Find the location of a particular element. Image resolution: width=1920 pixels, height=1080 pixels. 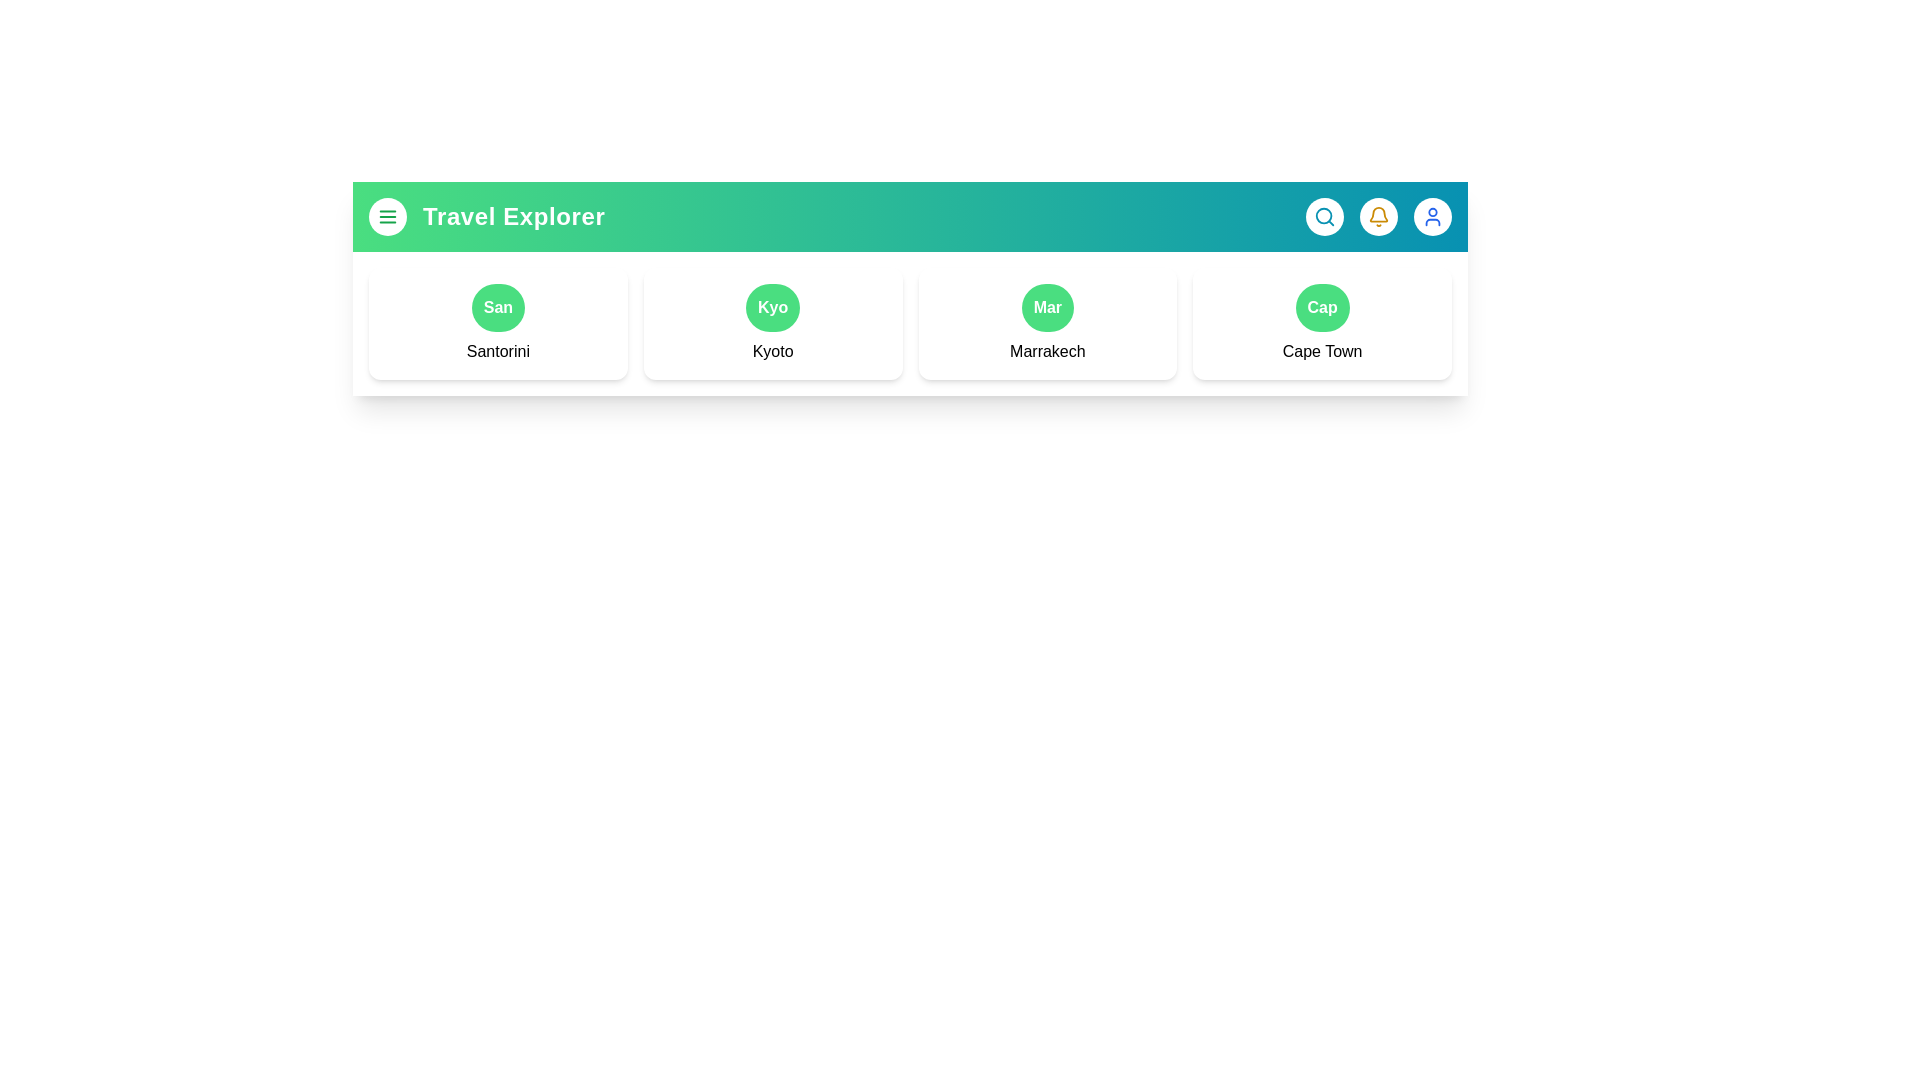

the notification bell icon to view notifications is located at coordinates (1377, 216).